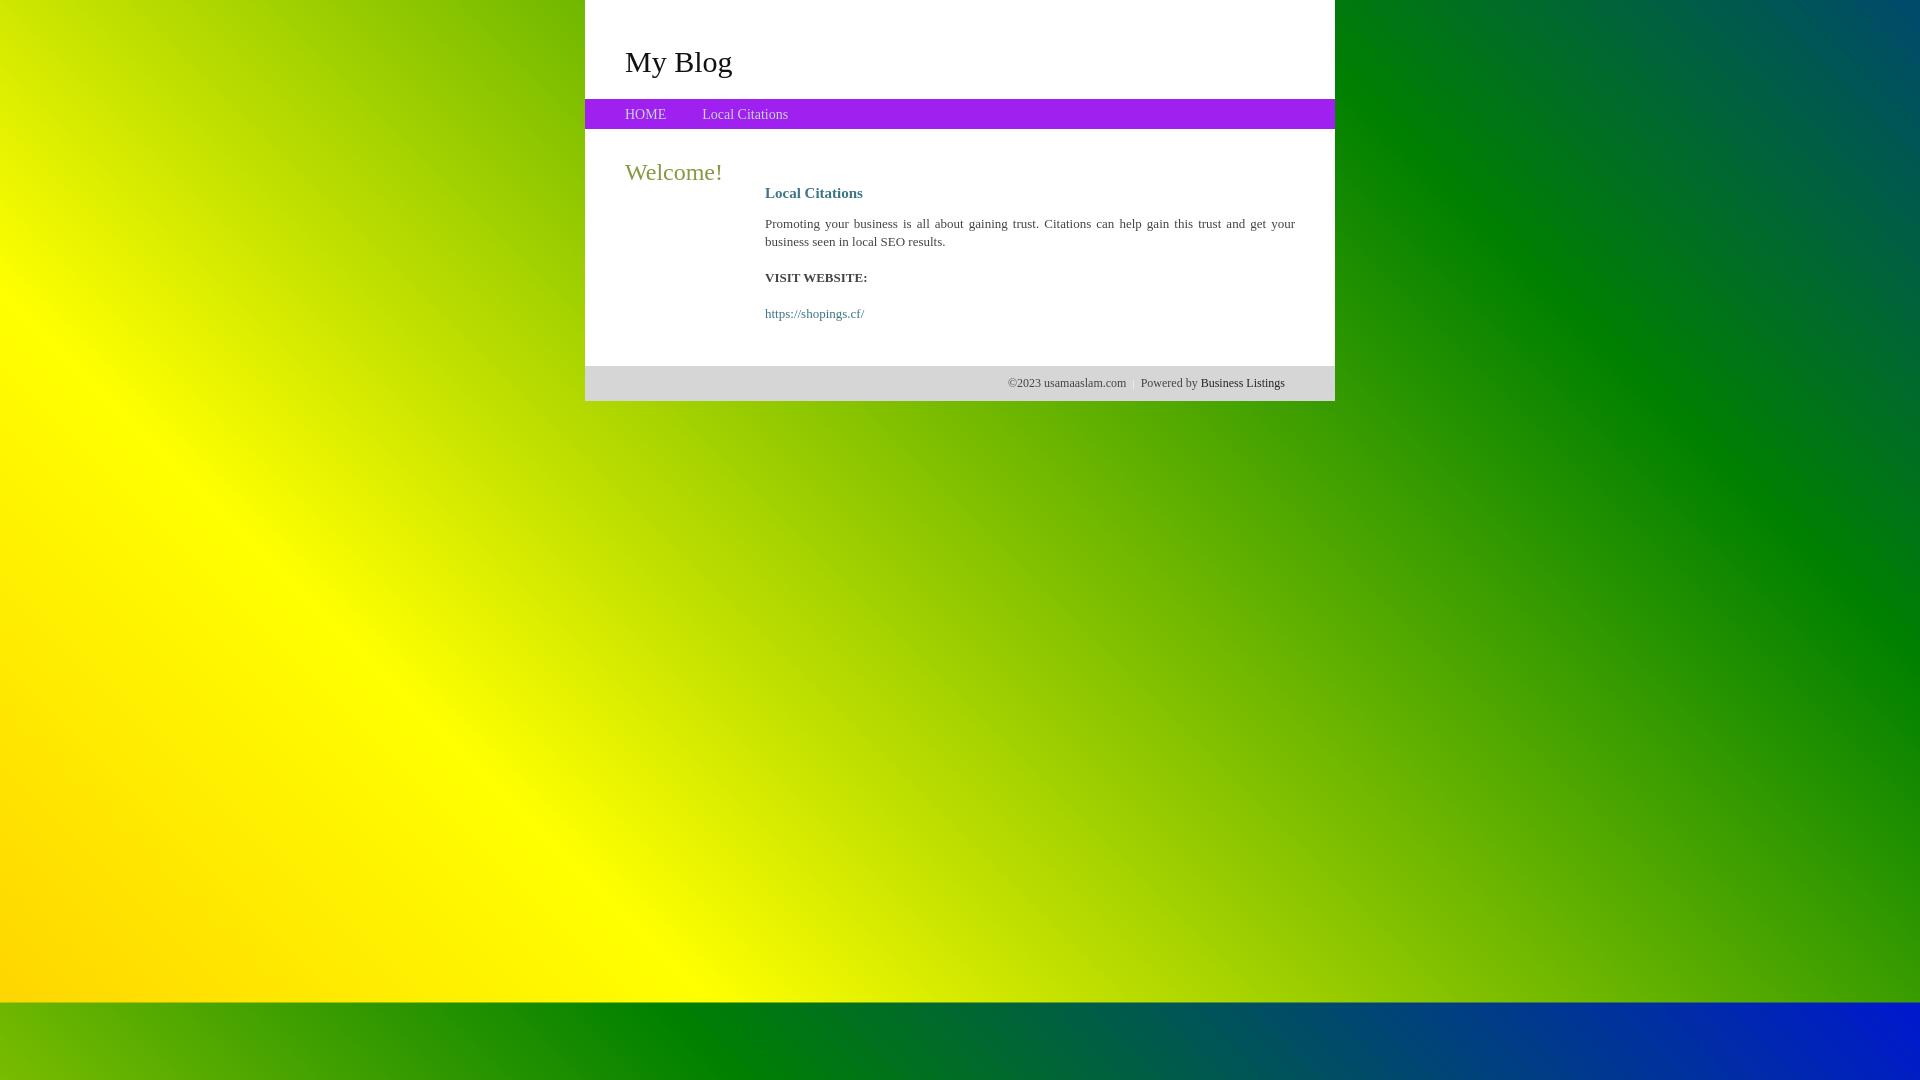  What do you see at coordinates (814, 313) in the screenshot?
I see `'https://shopings.cf/'` at bounding box center [814, 313].